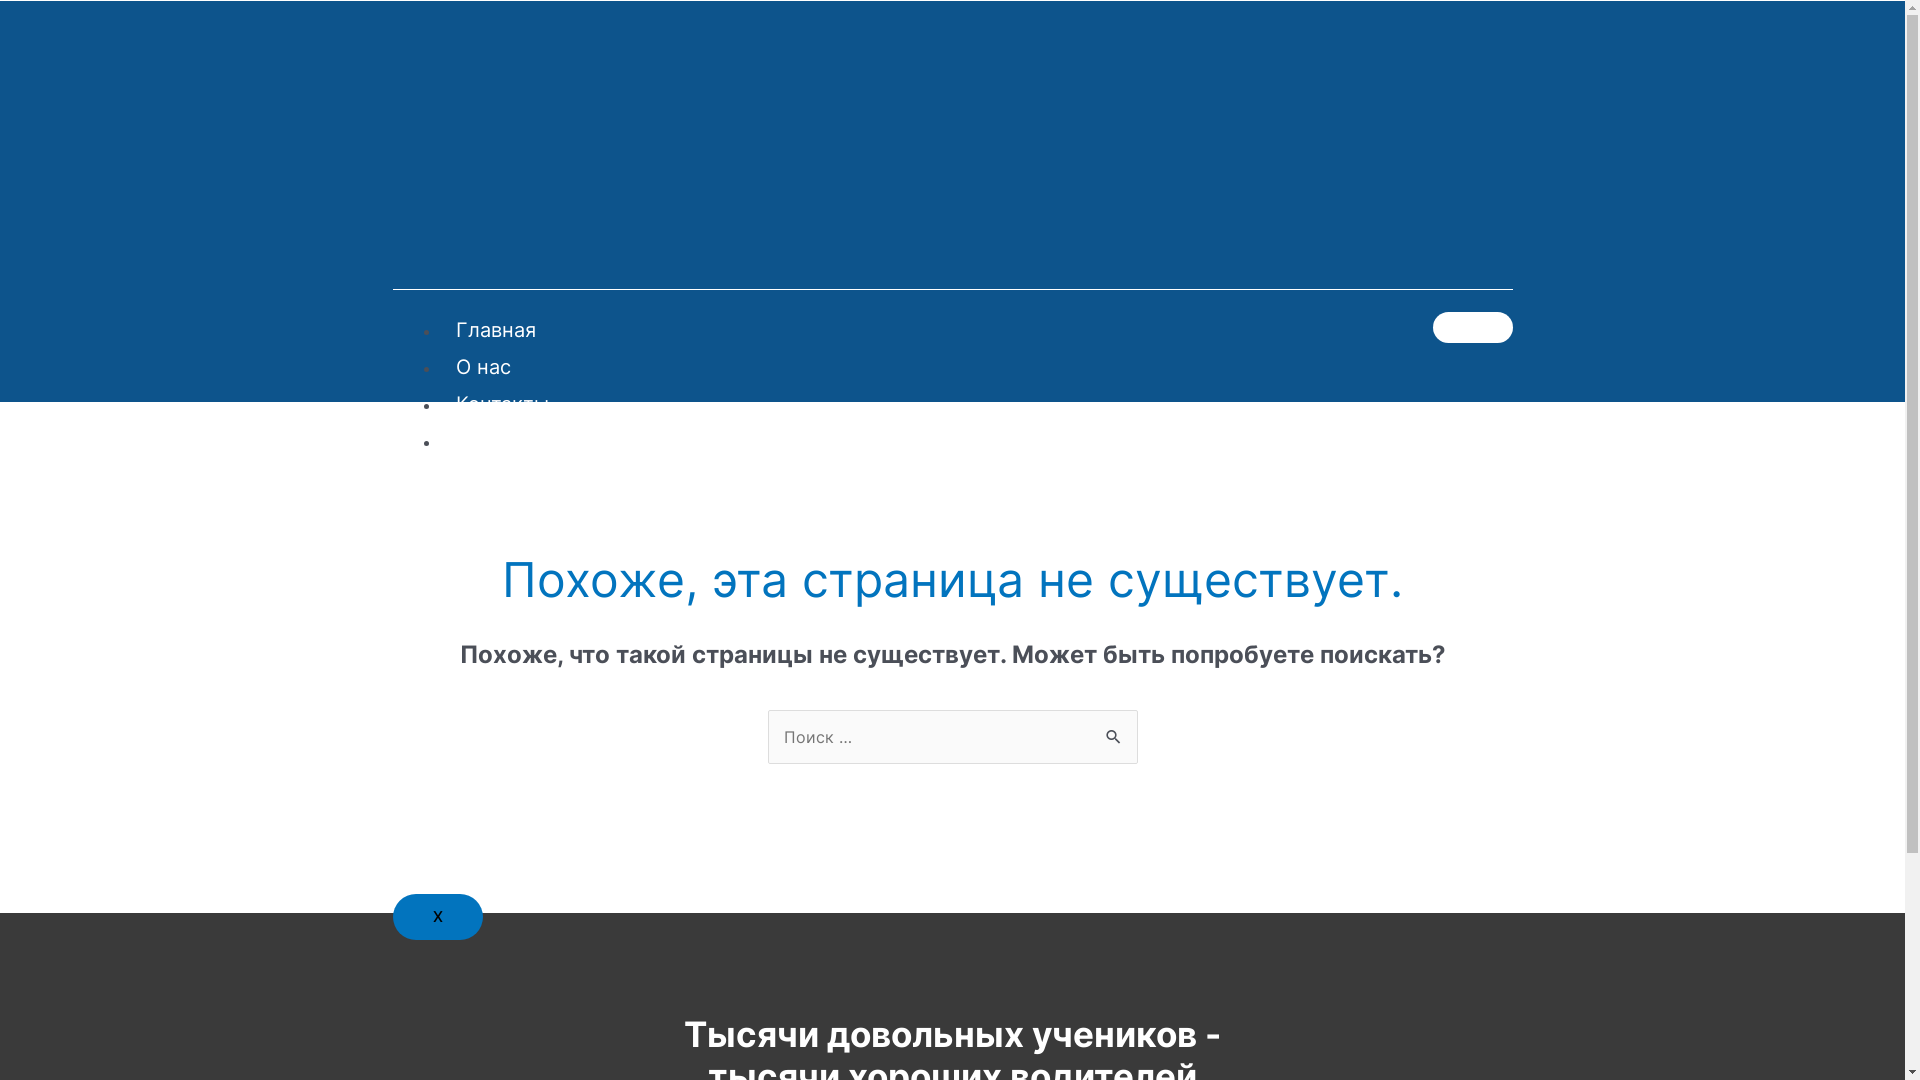 The width and height of the screenshot is (1920, 1080). I want to click on 'X', so click(435, 917).